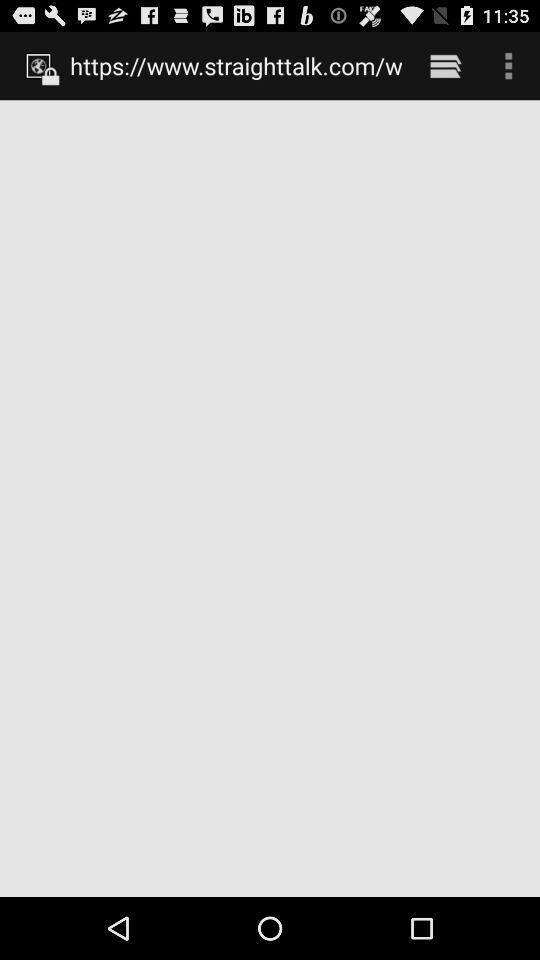 The image size is (540, 960). What do you see at coordinates (235, 65) in the screenshot?
I see `item at the top` at bounding box center [235, 65].